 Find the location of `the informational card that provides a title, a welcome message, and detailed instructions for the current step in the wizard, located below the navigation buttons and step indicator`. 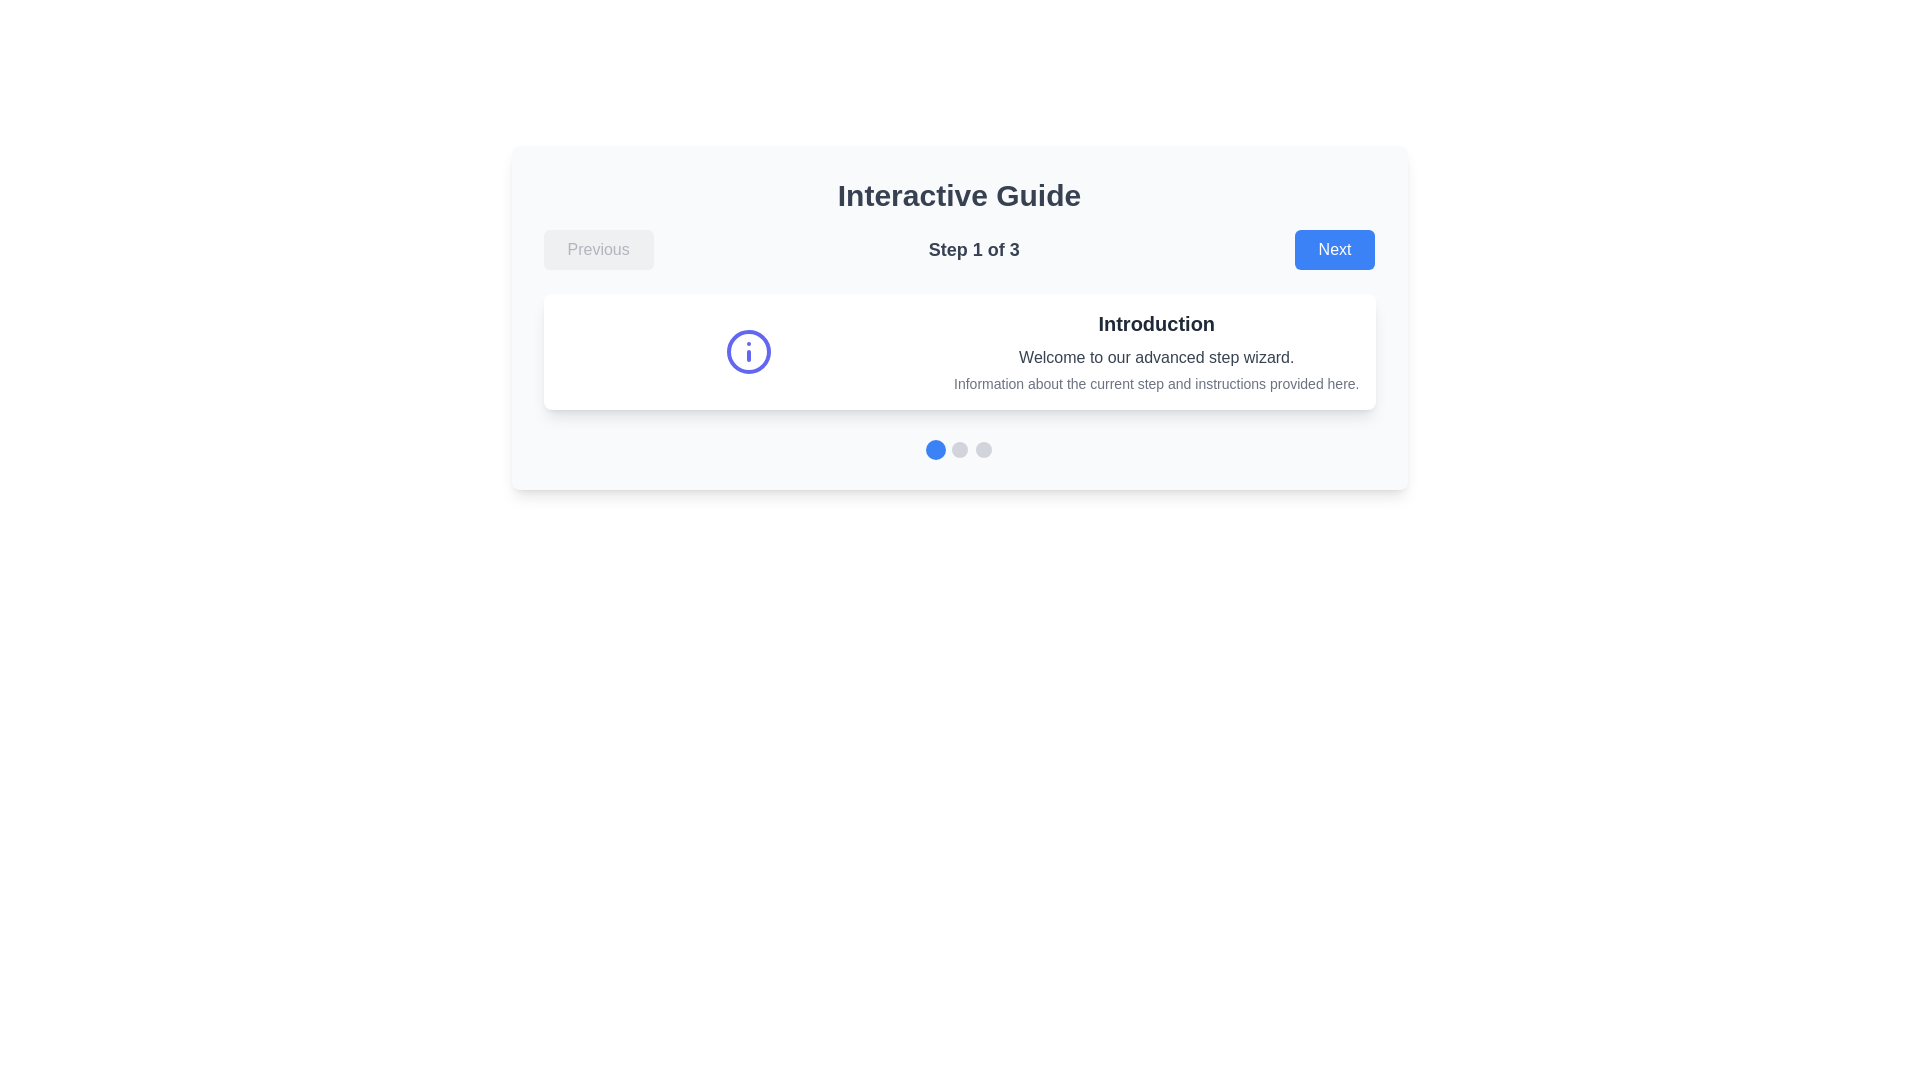

the informational card that provides a title, a welcome message, and detailed instructions for the current step in the wizard, located below the navigation buttons and step indicator is located at coordinates (958, 350).